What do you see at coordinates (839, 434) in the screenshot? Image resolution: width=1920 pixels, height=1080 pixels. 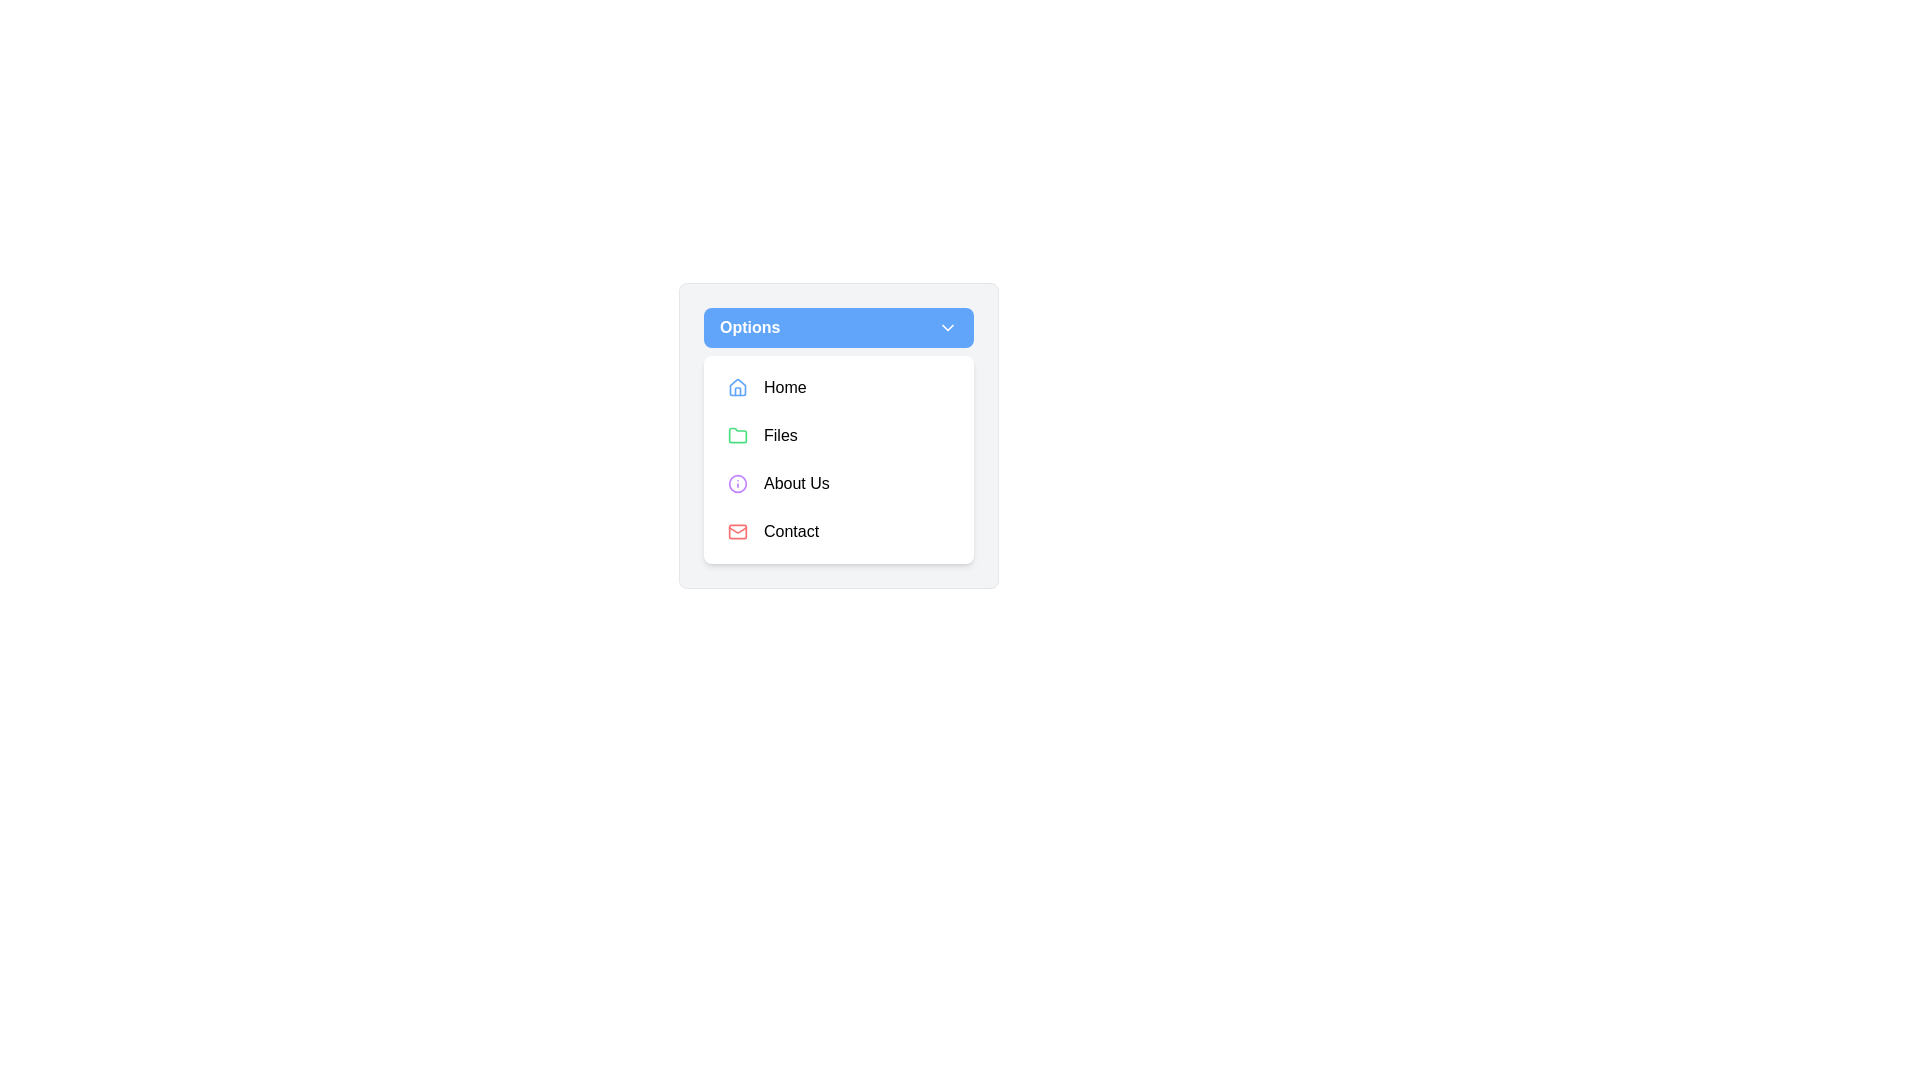 I see `the 'Files' menu item, which is the second item in the vertical menu list, to trigger visual feedback` at bounding box center [839, 434].